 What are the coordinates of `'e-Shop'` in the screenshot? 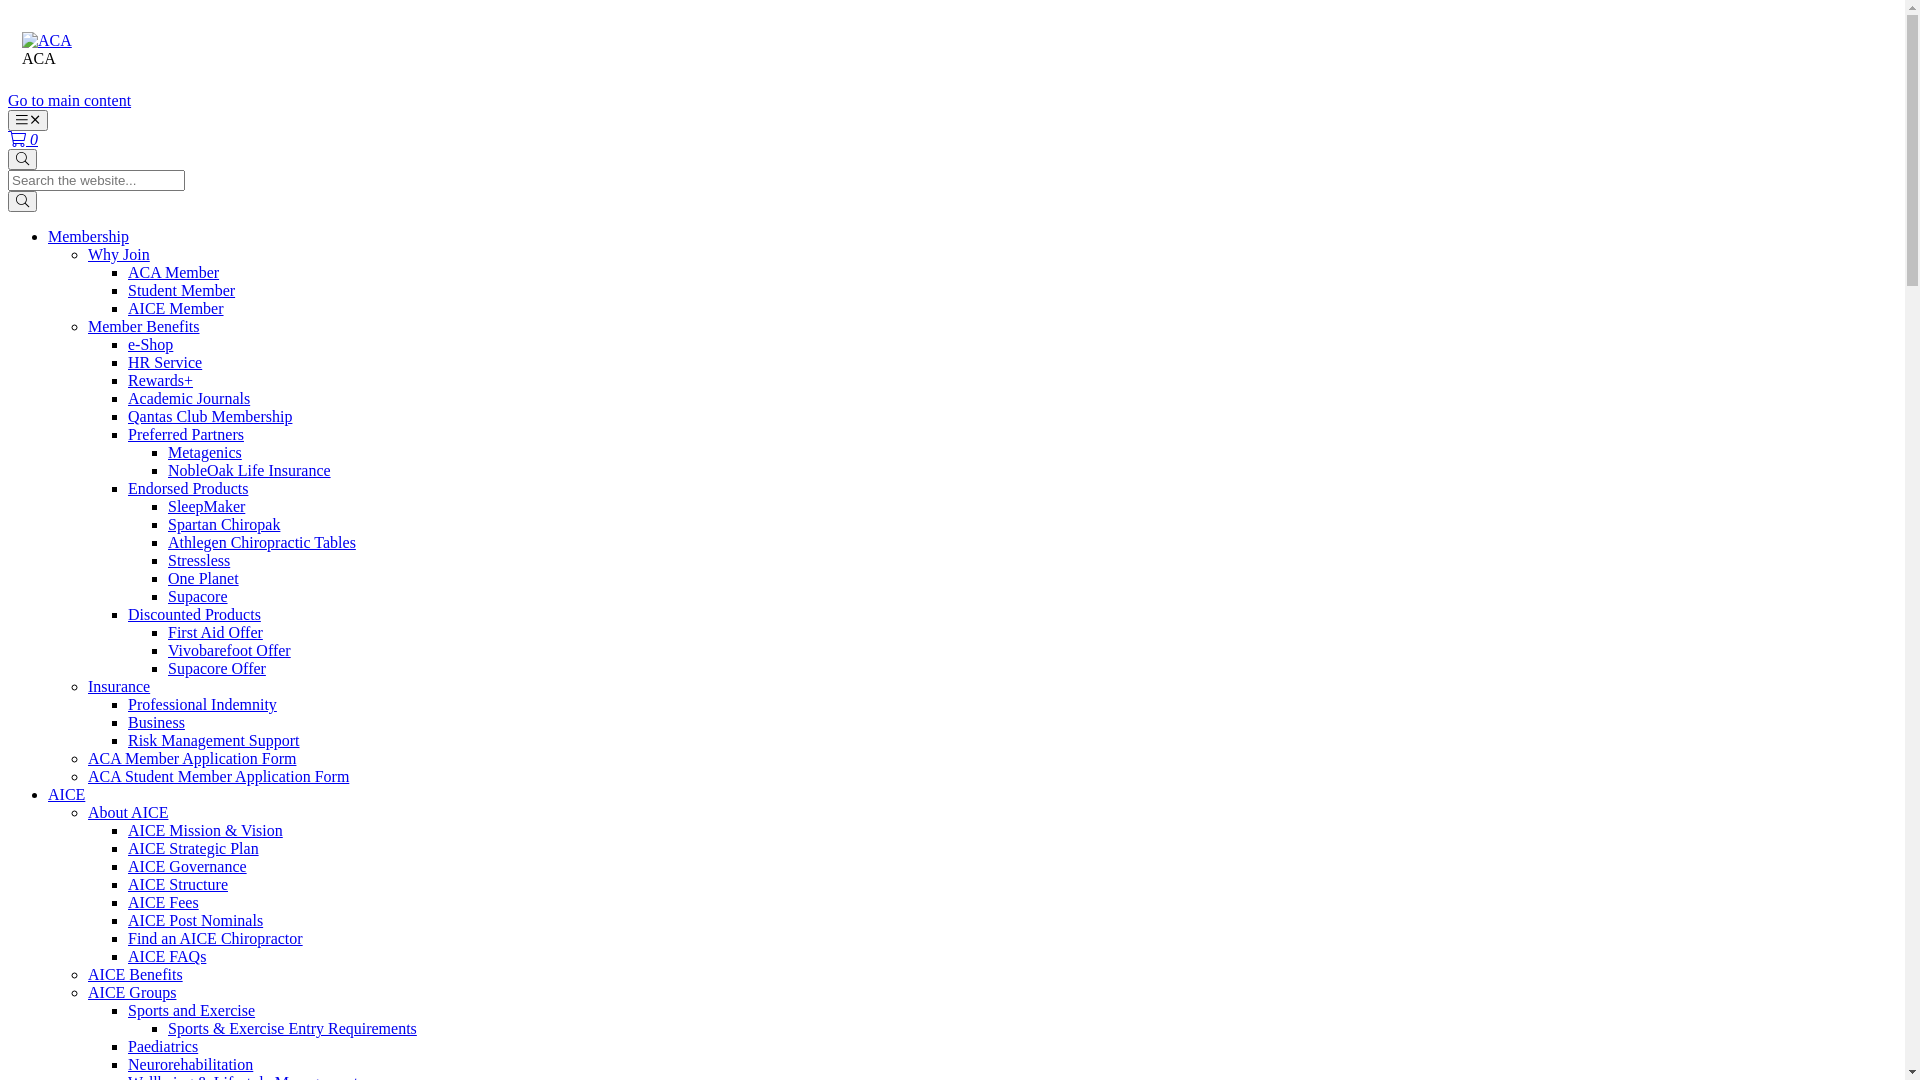 It's located at (149, 343).